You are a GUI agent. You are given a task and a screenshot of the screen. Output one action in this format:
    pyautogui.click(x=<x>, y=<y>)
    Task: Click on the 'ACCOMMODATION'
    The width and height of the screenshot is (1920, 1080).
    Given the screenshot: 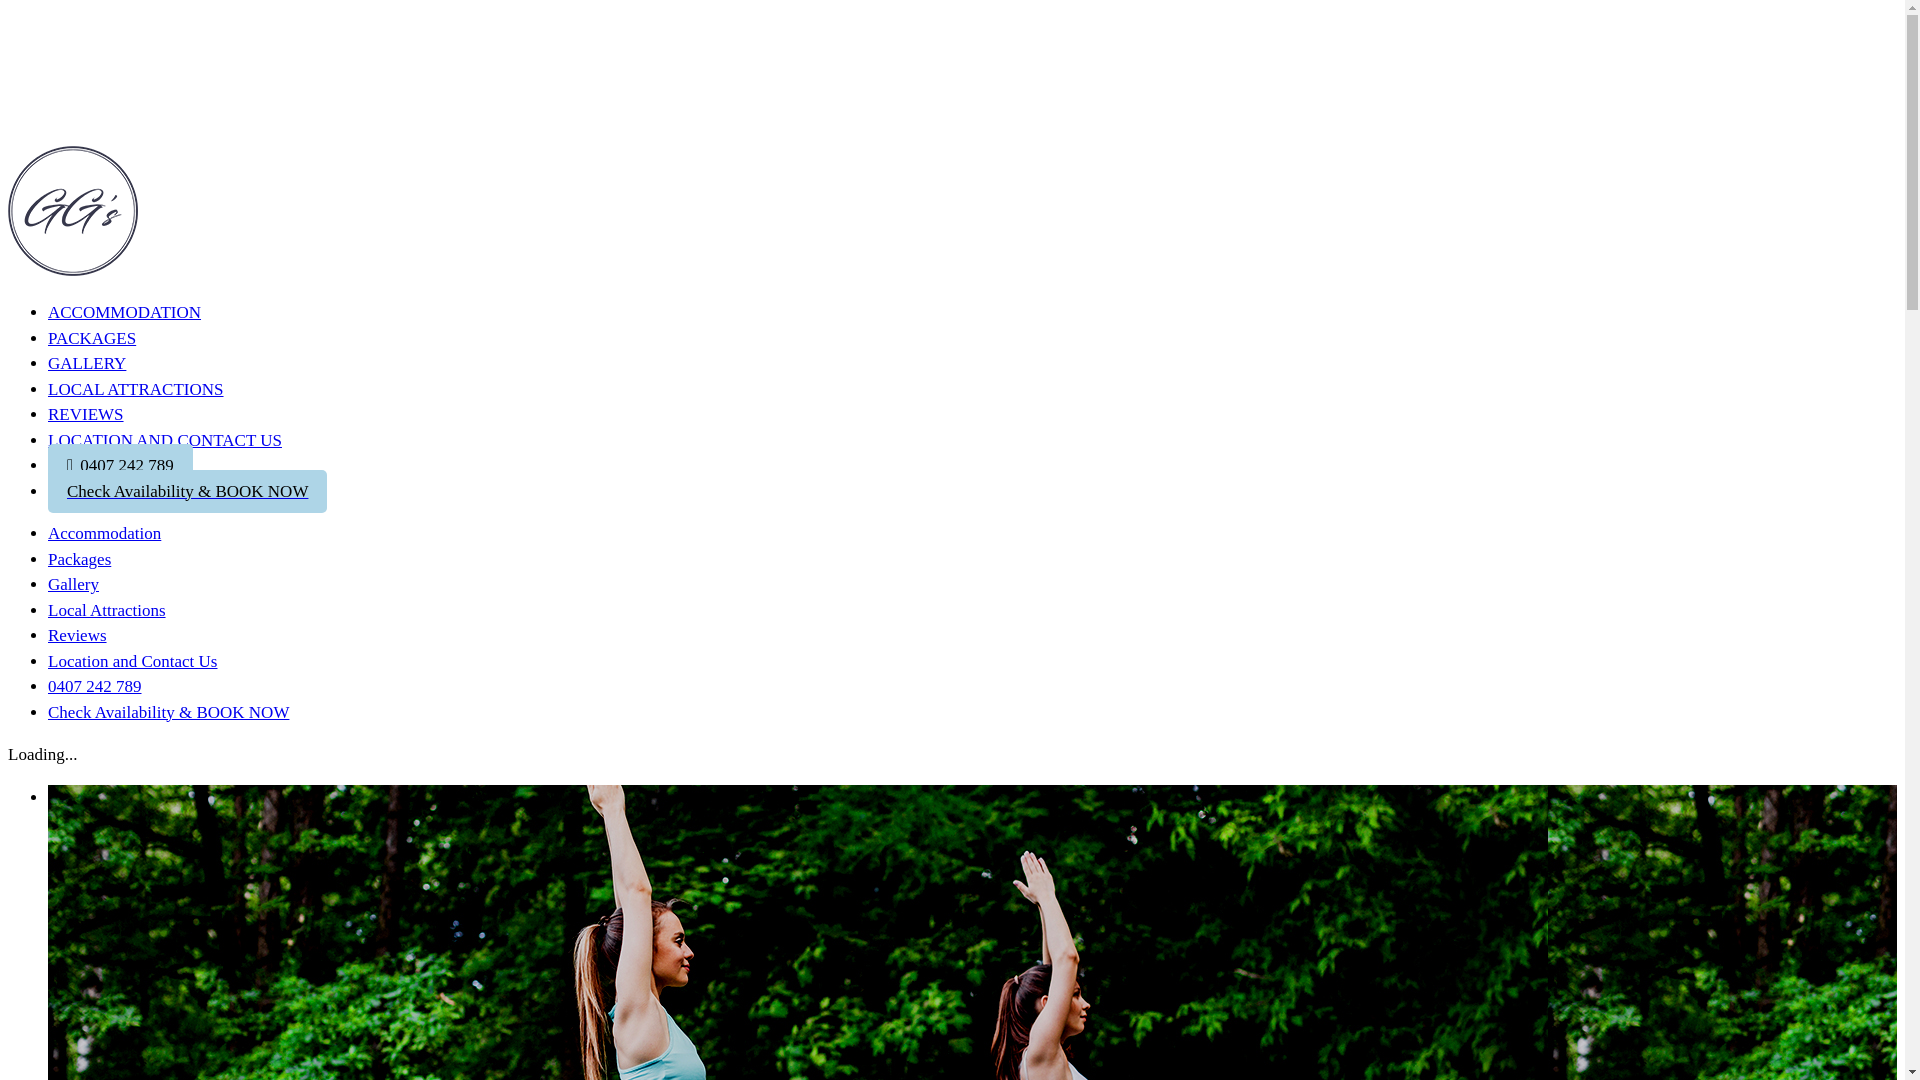 What is the action you would take?
    pyautogui.click(x=123, y=315)
    